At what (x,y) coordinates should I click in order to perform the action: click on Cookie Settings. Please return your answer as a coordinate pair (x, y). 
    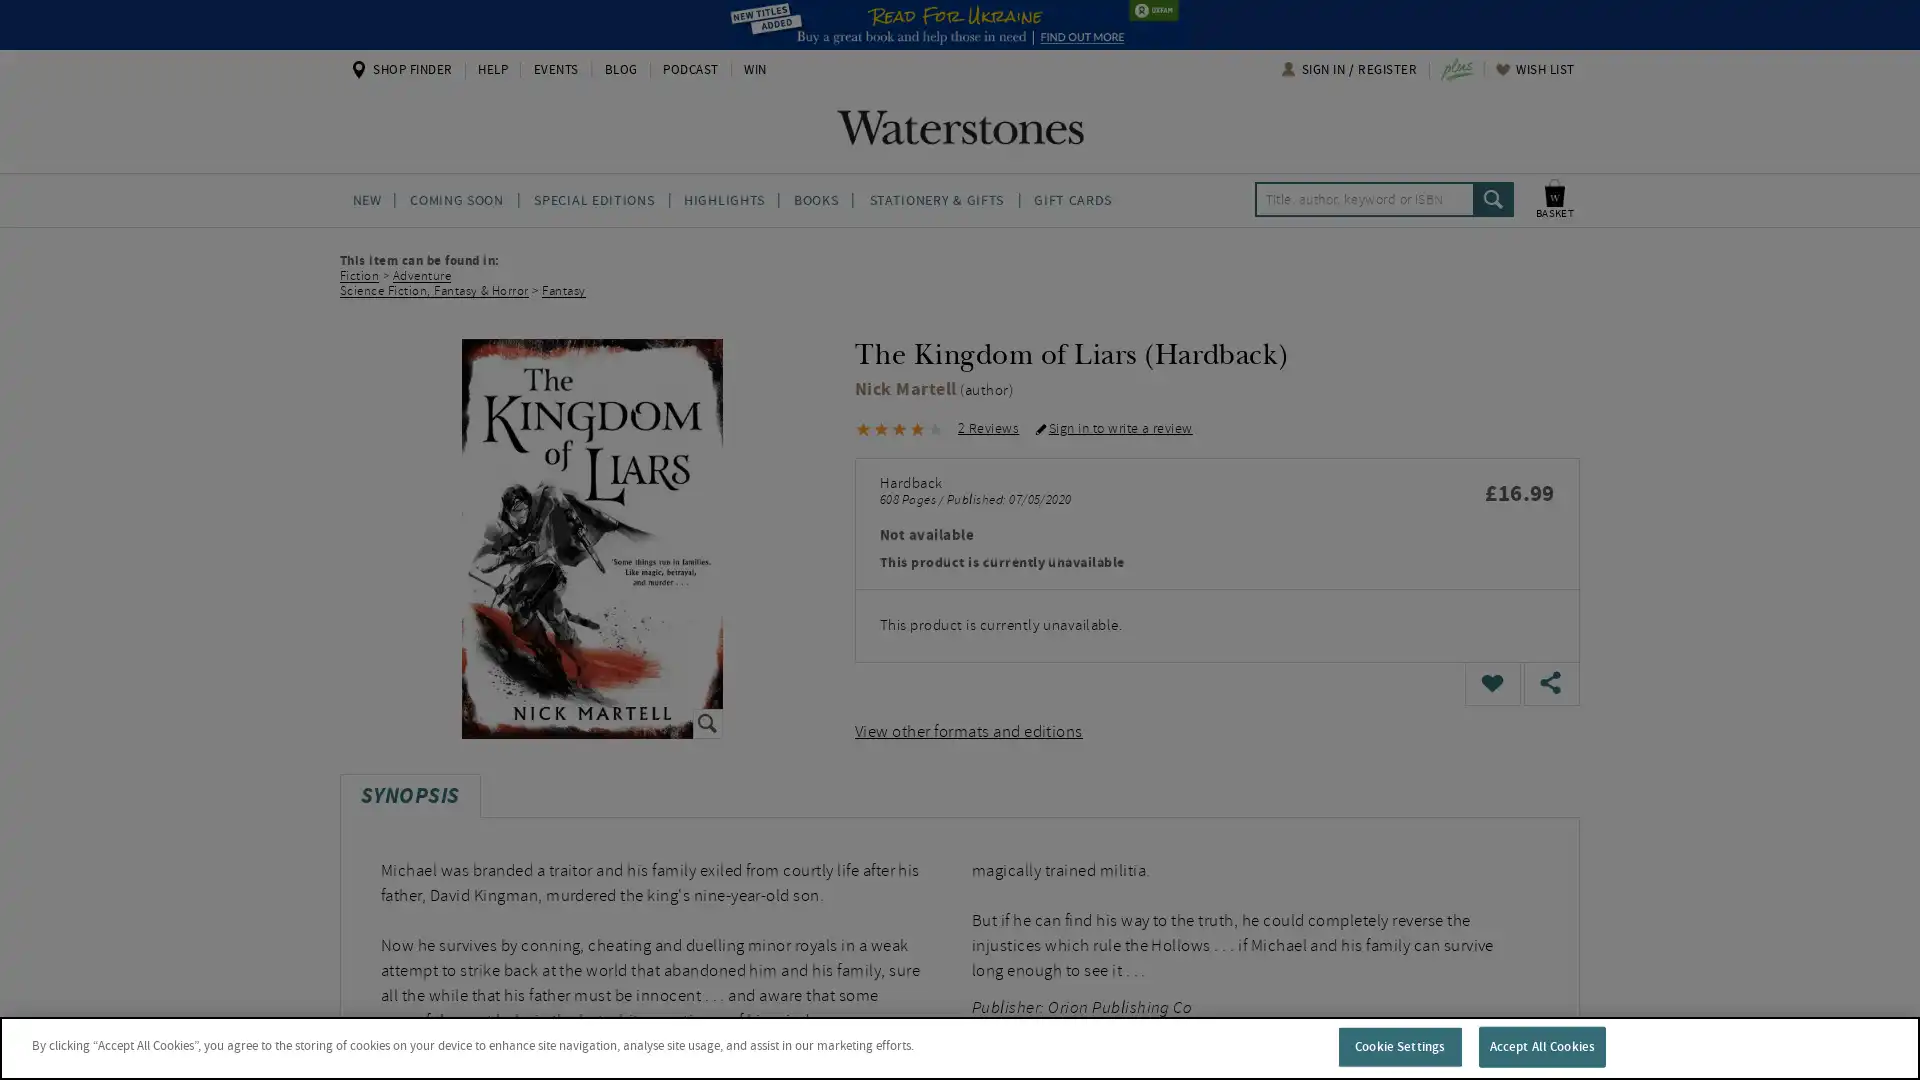
    Looking at the image, I should click on (1398, 1045).